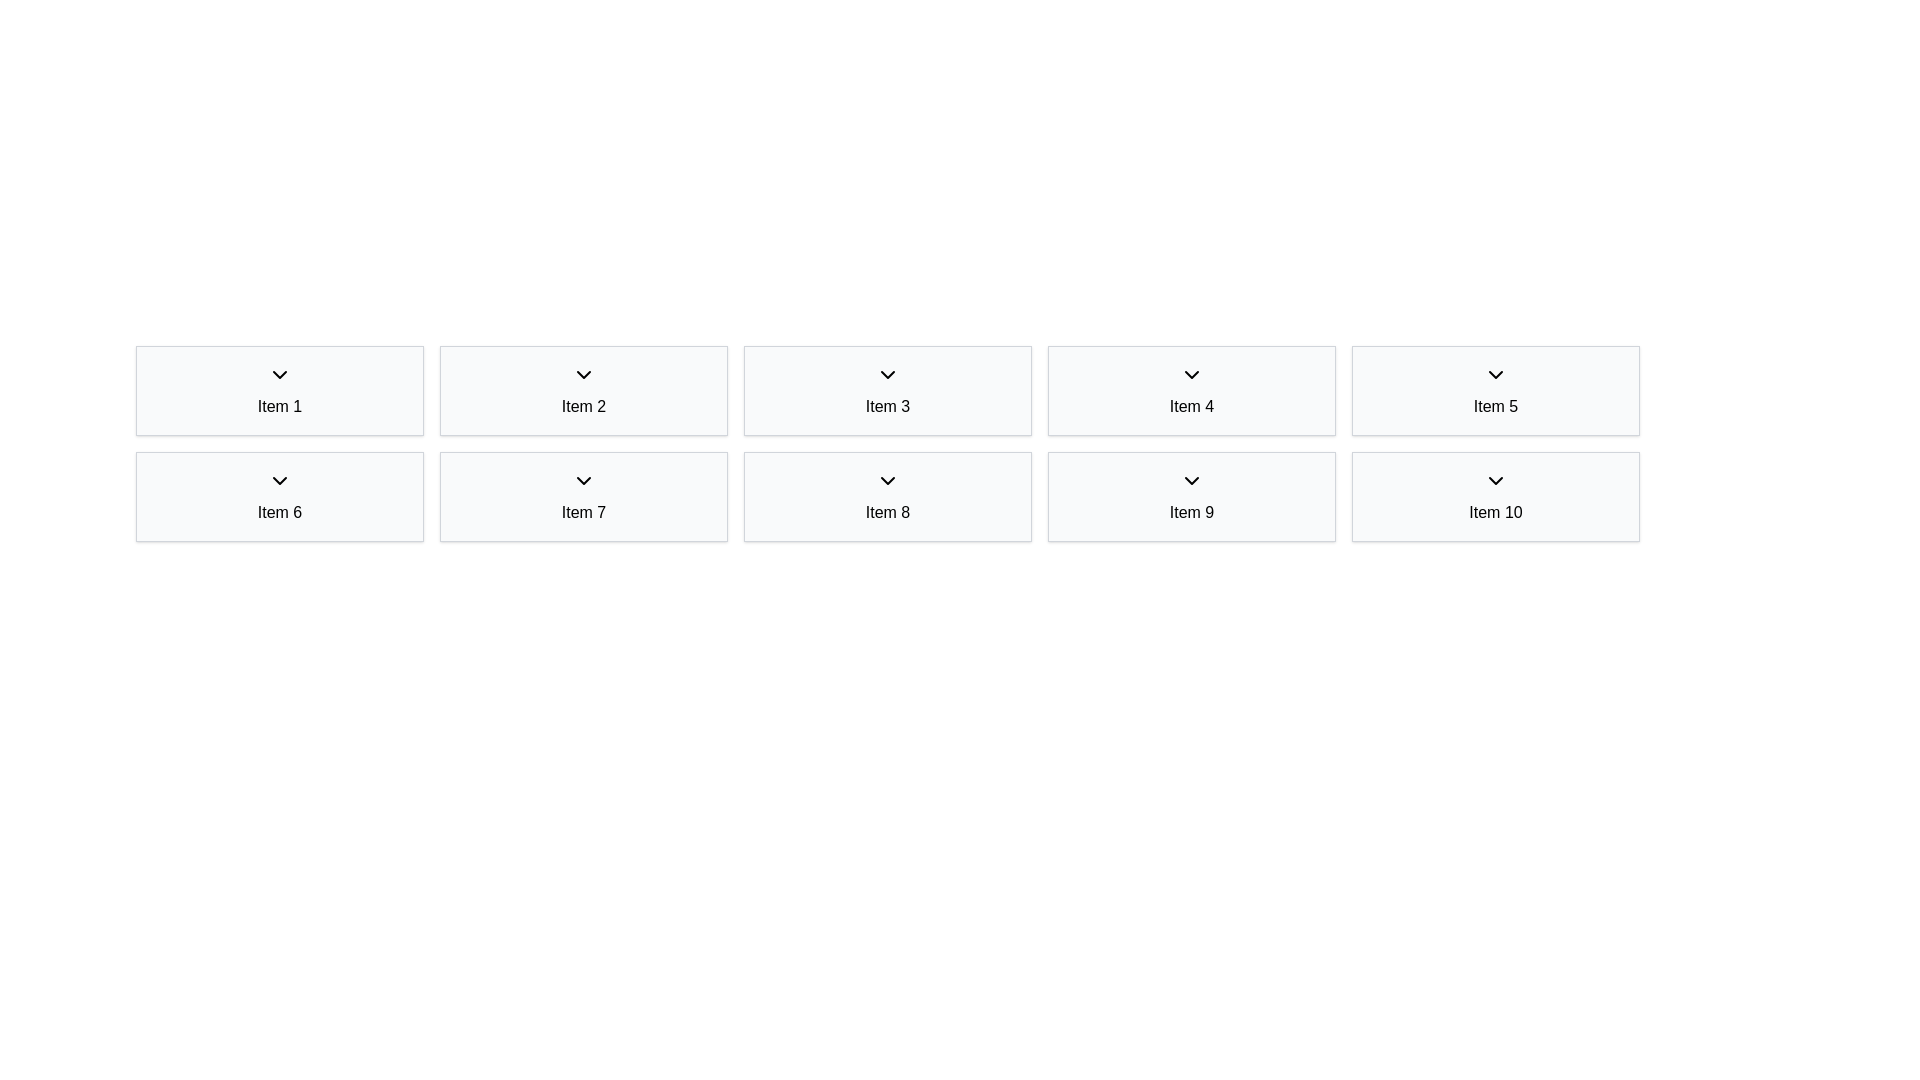  What do you see at coordinates (1191, 481) in the screenshot?
I see `the downward-pointing chevron icon within the 'Item 9' button` at bounding box center [1191, 481].